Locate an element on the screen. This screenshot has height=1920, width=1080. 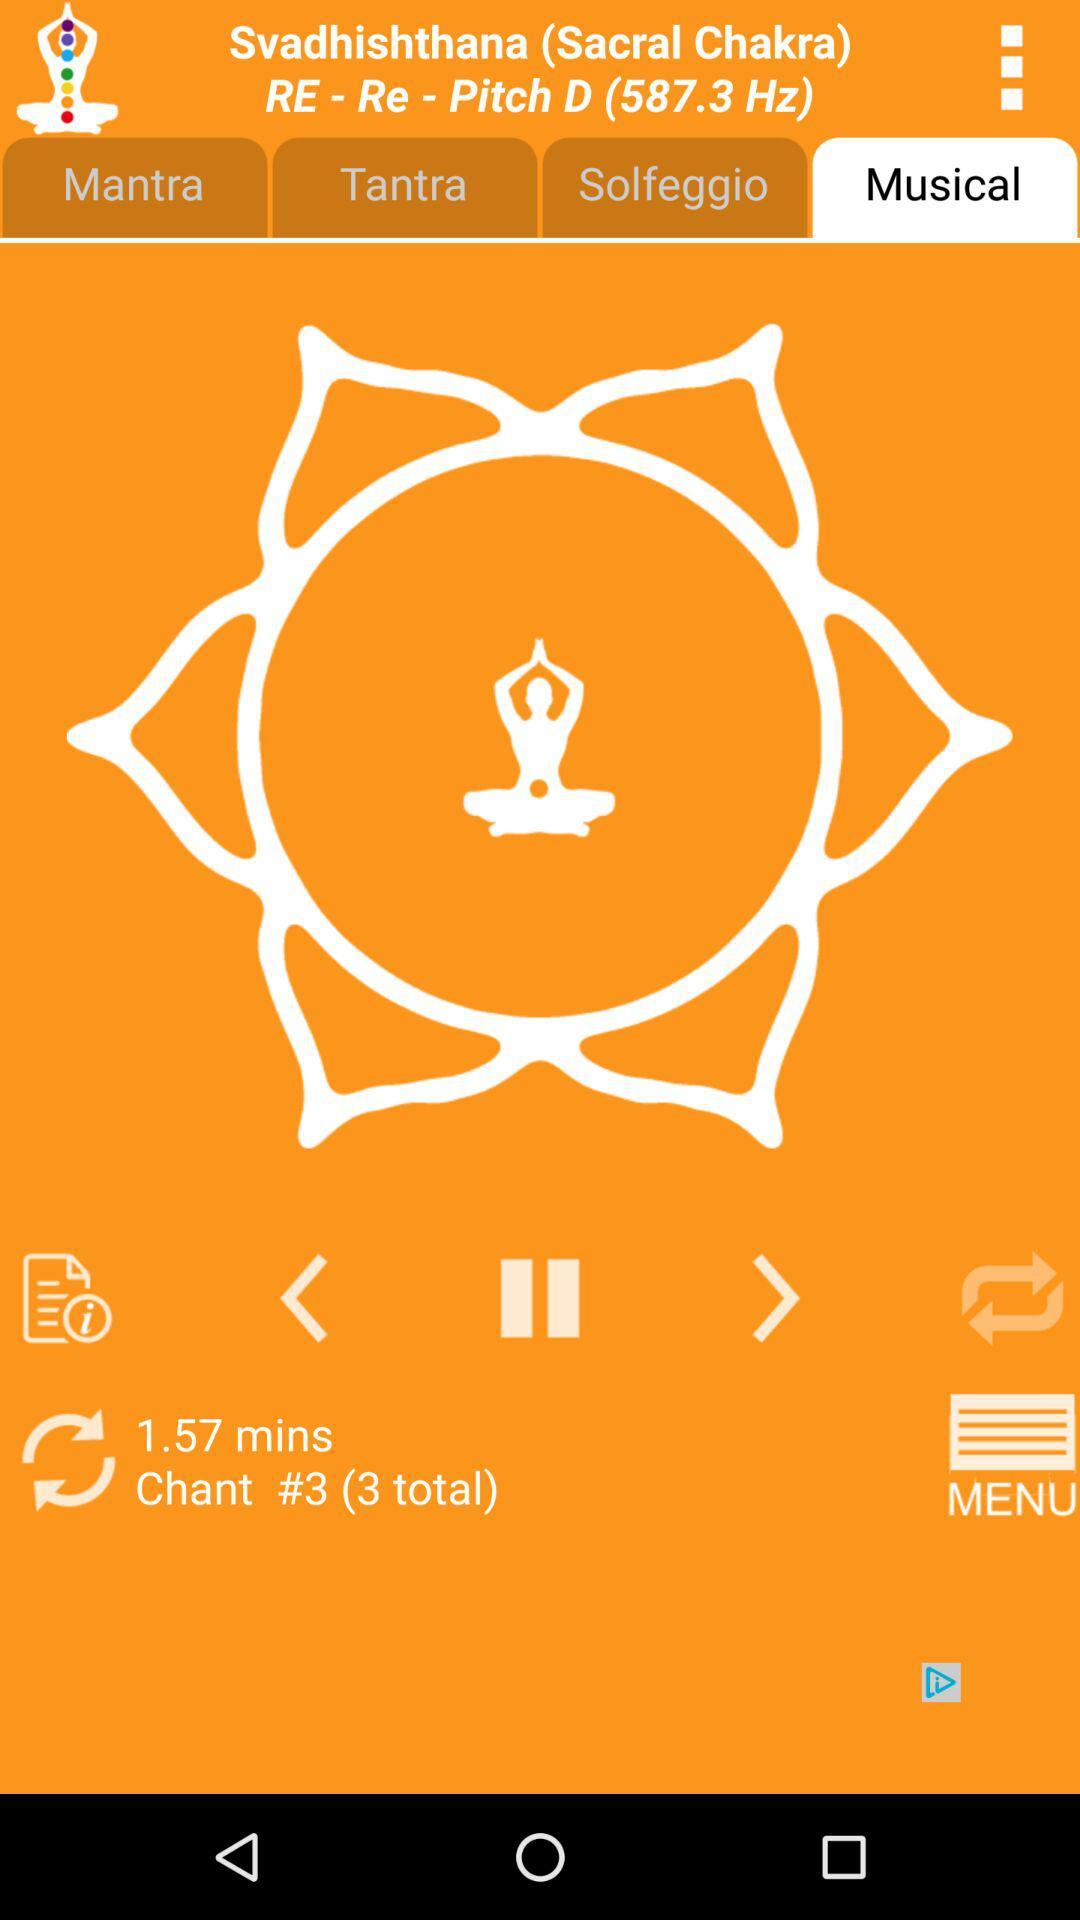
the menu icon is located at coordinates (1012, 1561).